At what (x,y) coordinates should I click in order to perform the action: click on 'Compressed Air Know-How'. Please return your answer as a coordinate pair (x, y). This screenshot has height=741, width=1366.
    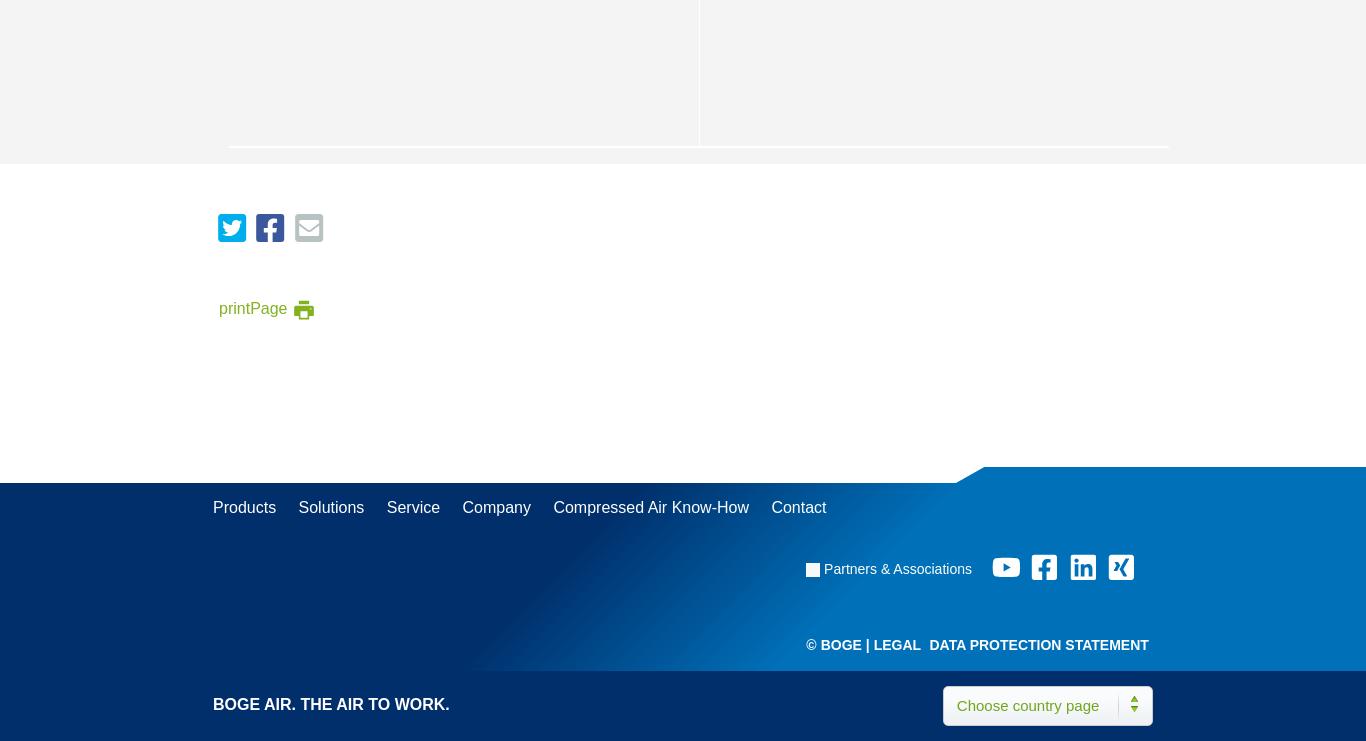
    Looking at the image, I should click on (650, 506).